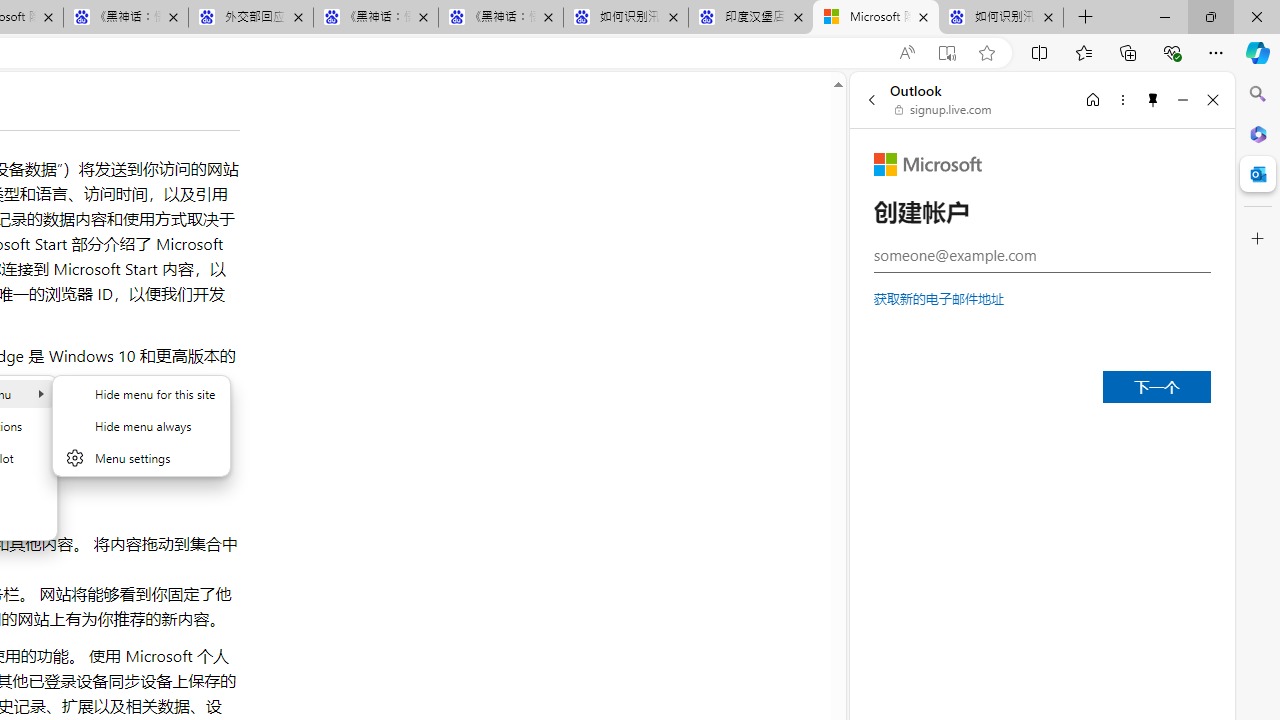  I want to click on 'Hide menu always', so click(140, 424).